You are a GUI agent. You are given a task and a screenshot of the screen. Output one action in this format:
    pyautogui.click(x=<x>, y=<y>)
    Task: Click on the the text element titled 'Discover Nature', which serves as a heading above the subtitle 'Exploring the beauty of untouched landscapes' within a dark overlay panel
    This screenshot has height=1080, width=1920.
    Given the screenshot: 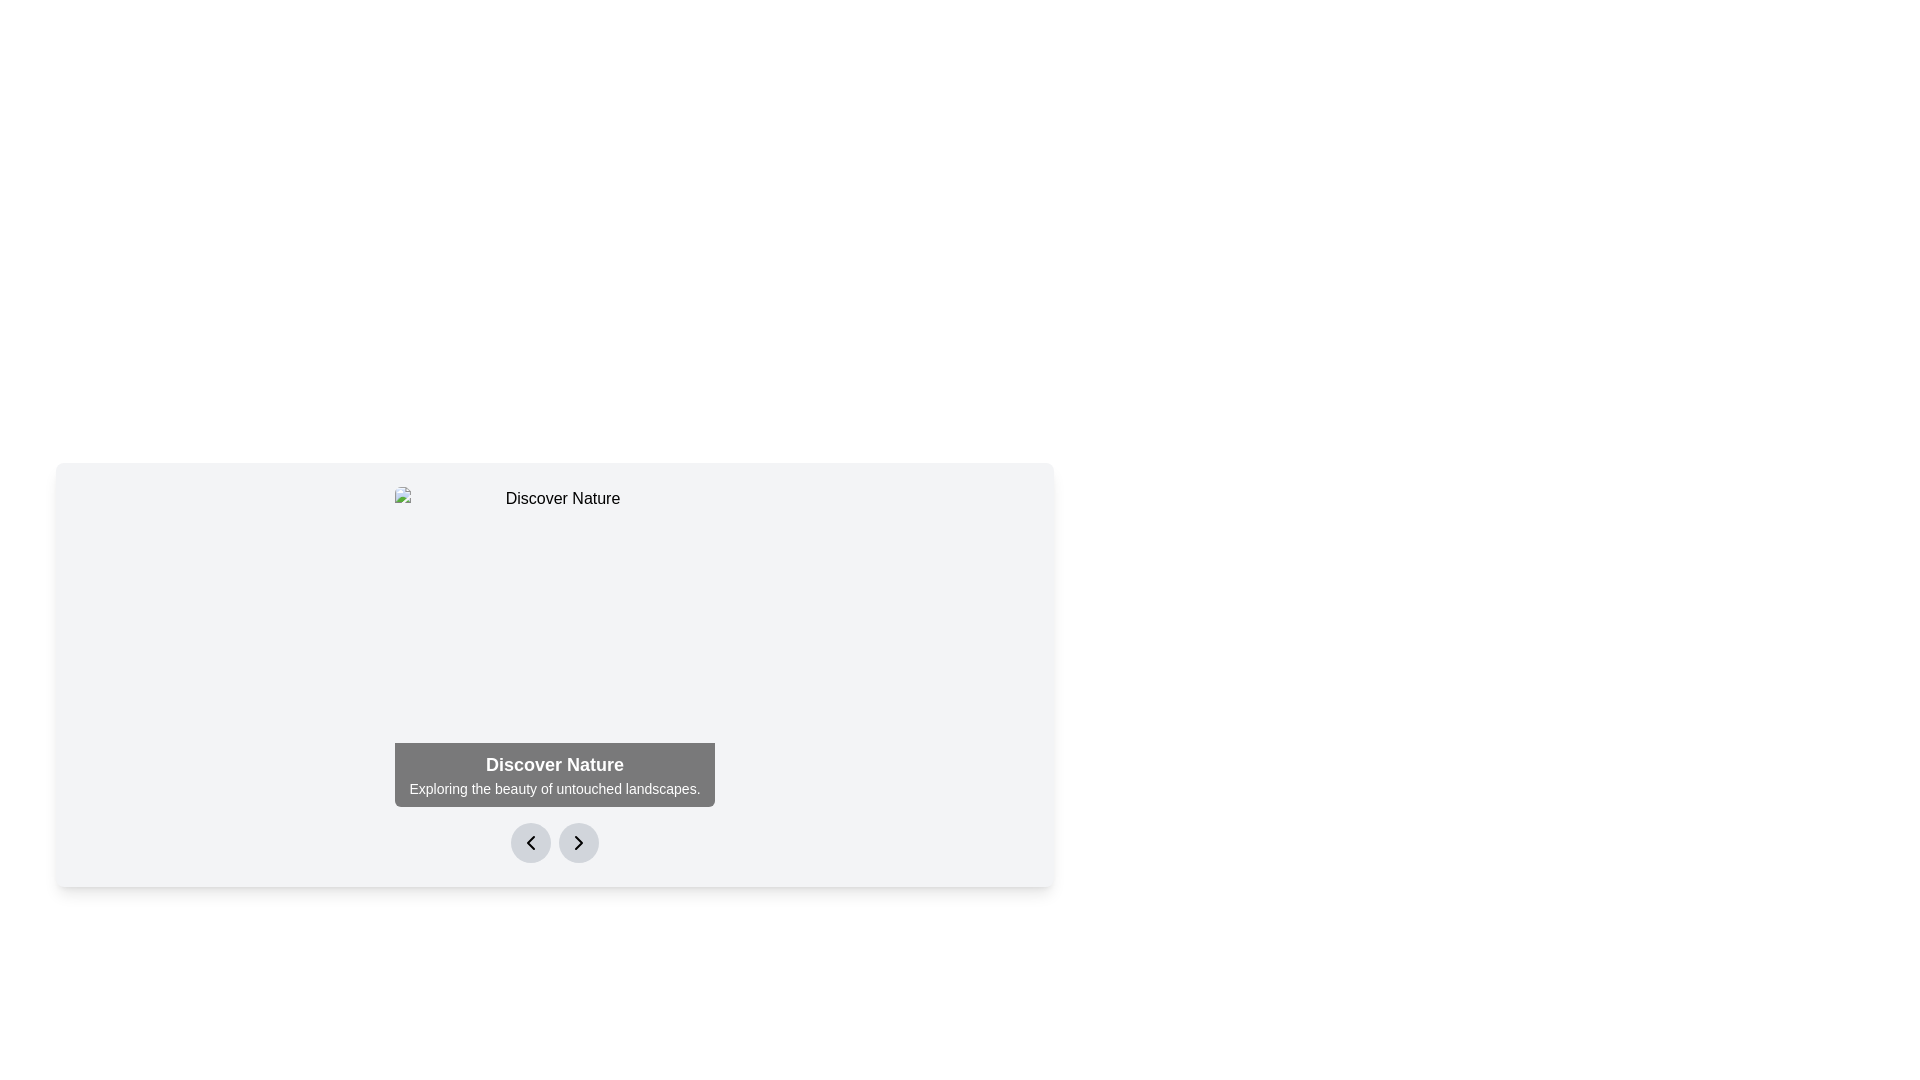 What is the action you would take?
    pyautogui.click(x=555, y=764)
    